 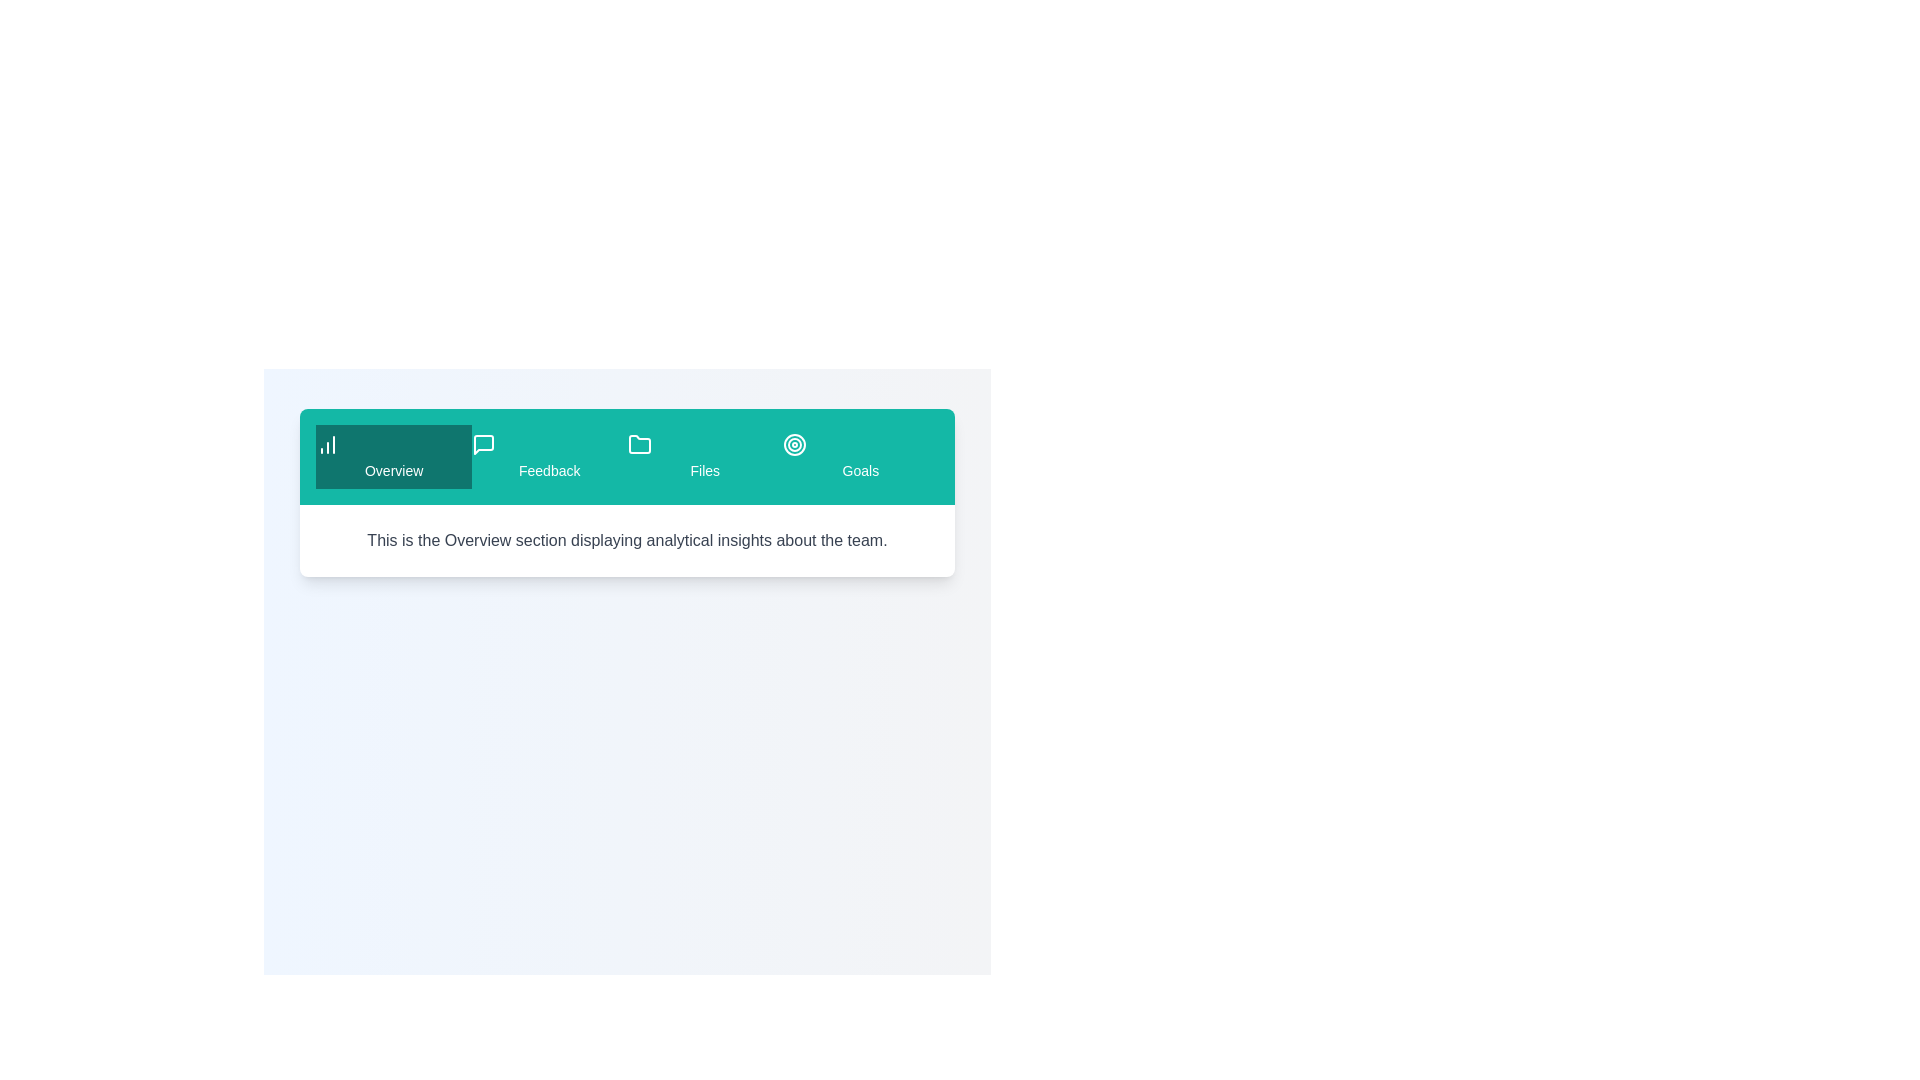 I want to click on the Files tab to switch to its content, so click(x=705, y=456).